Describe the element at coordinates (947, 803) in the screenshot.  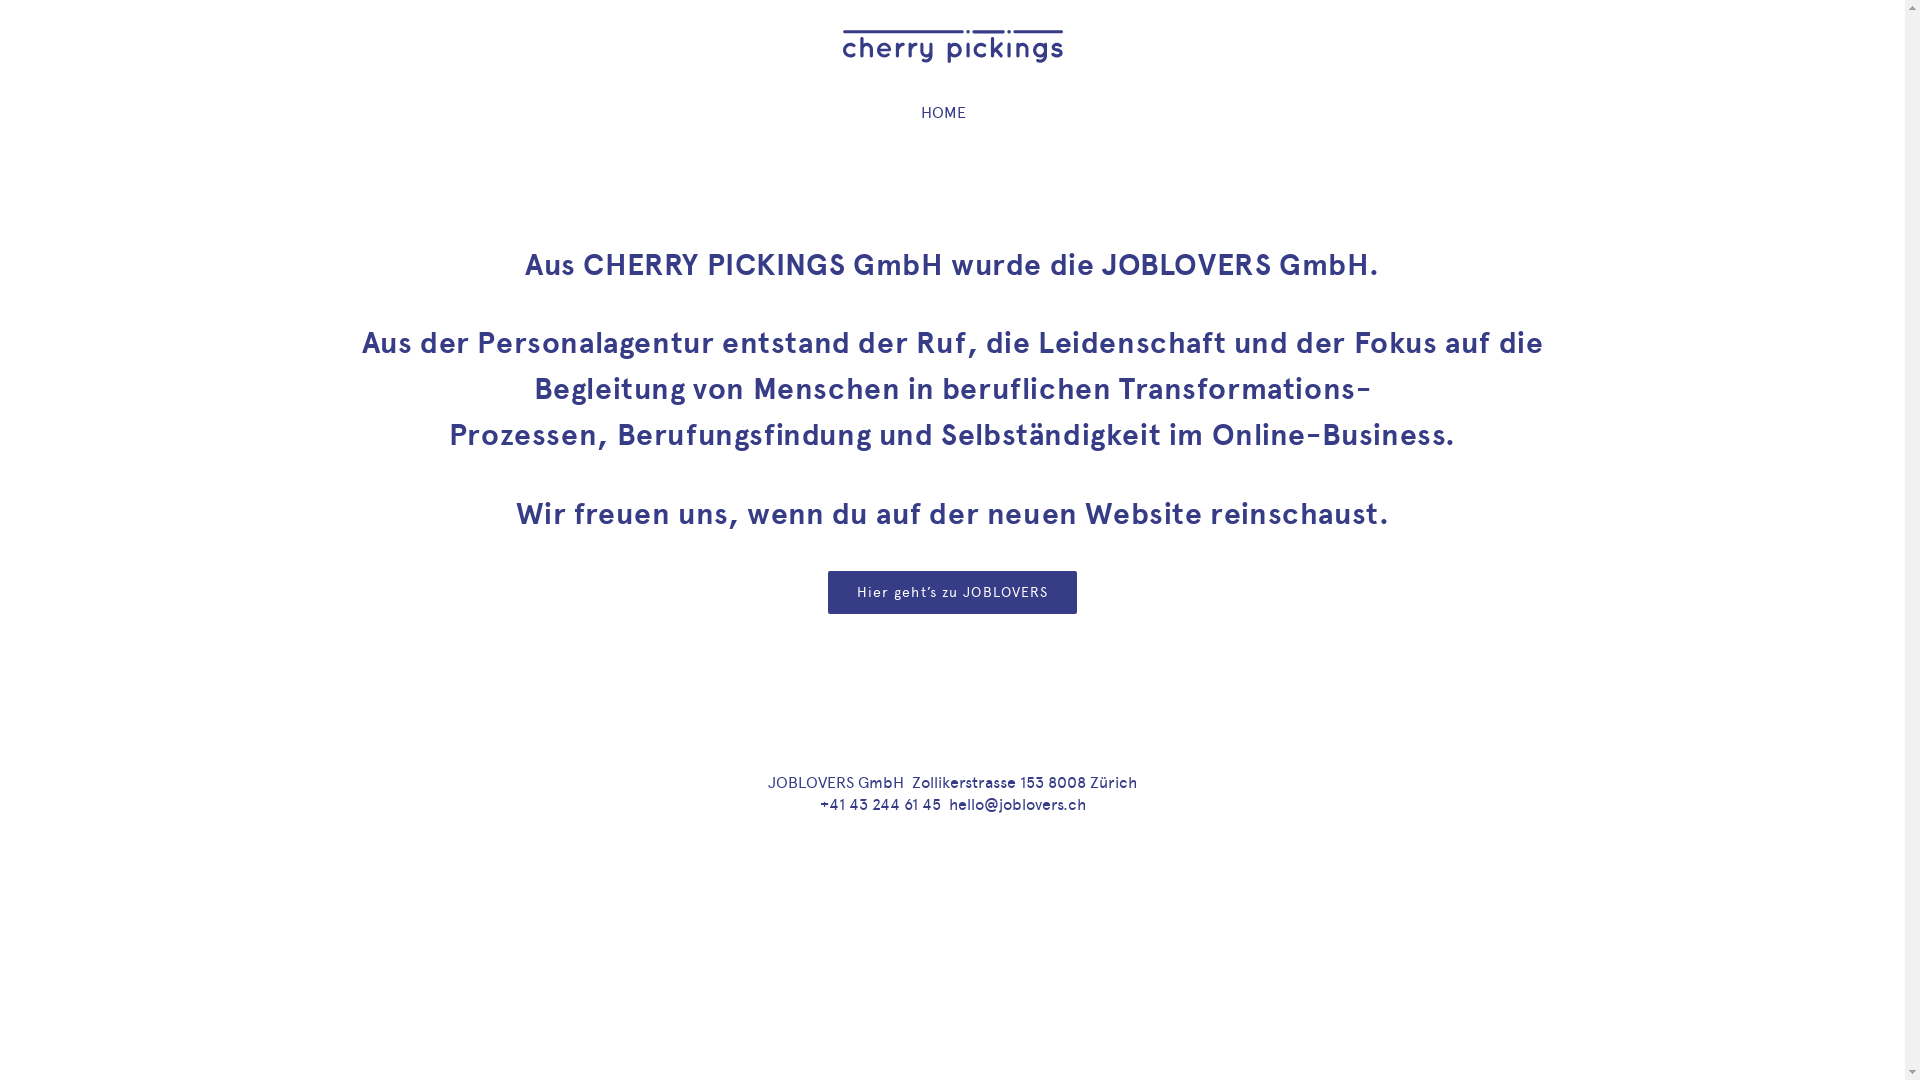
I see `'hello@joblovers.ch'` at that location.